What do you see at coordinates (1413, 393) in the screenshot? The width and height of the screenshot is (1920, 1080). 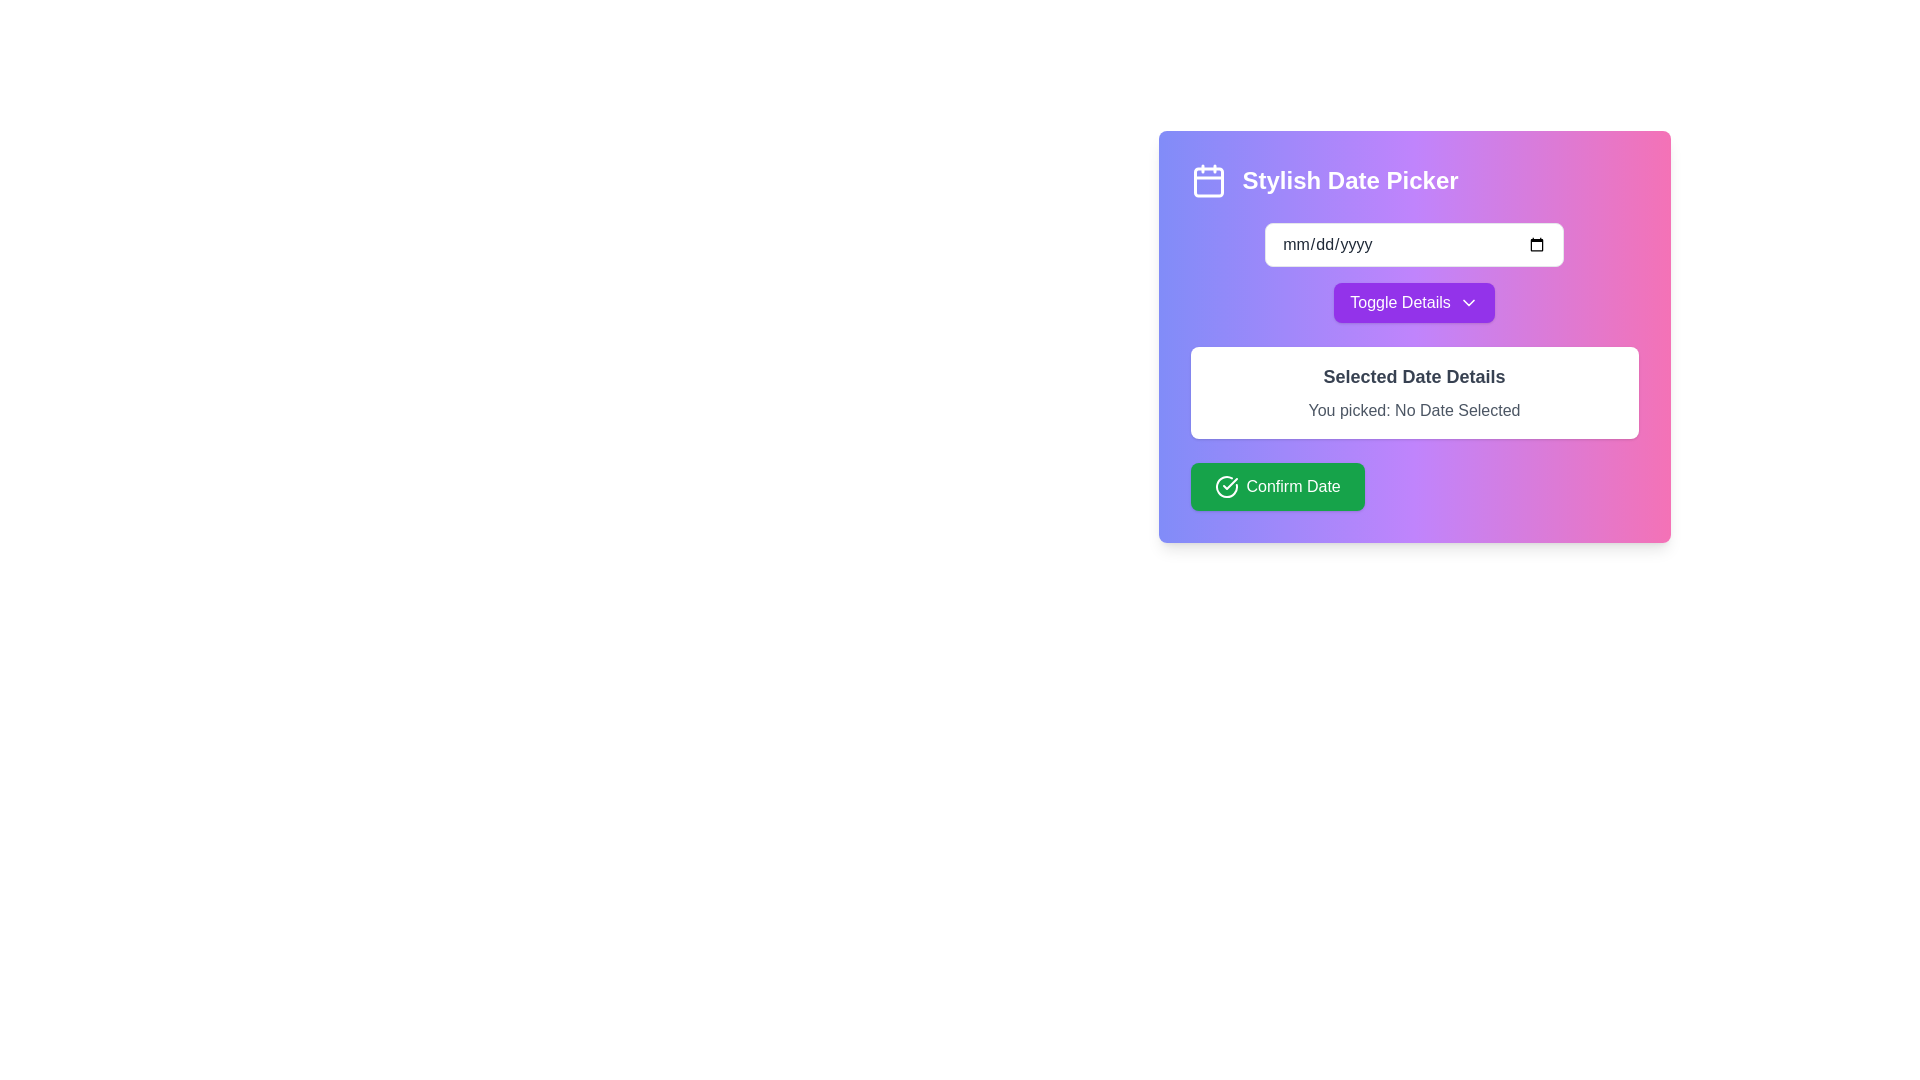 I see `the informational display/card that shows the currently selected date, located in the middle section of the 'Stylish Date Picker' UI, positioned below the 'Toggle Details' button and above the 'Confirm Date' button` at bounding box center [1413, 393].